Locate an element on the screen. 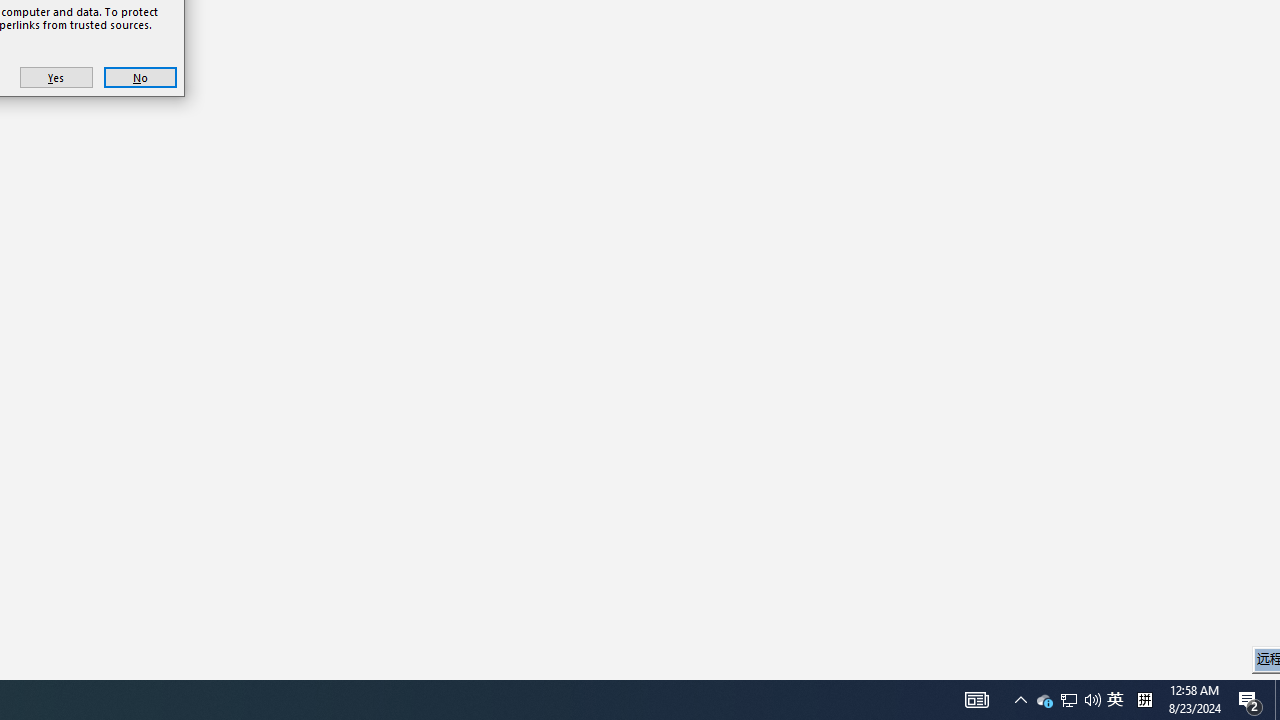 This screenshot has width=1280, height=720. 'Q2790: 100%' is located at coordinates (1044, 698).